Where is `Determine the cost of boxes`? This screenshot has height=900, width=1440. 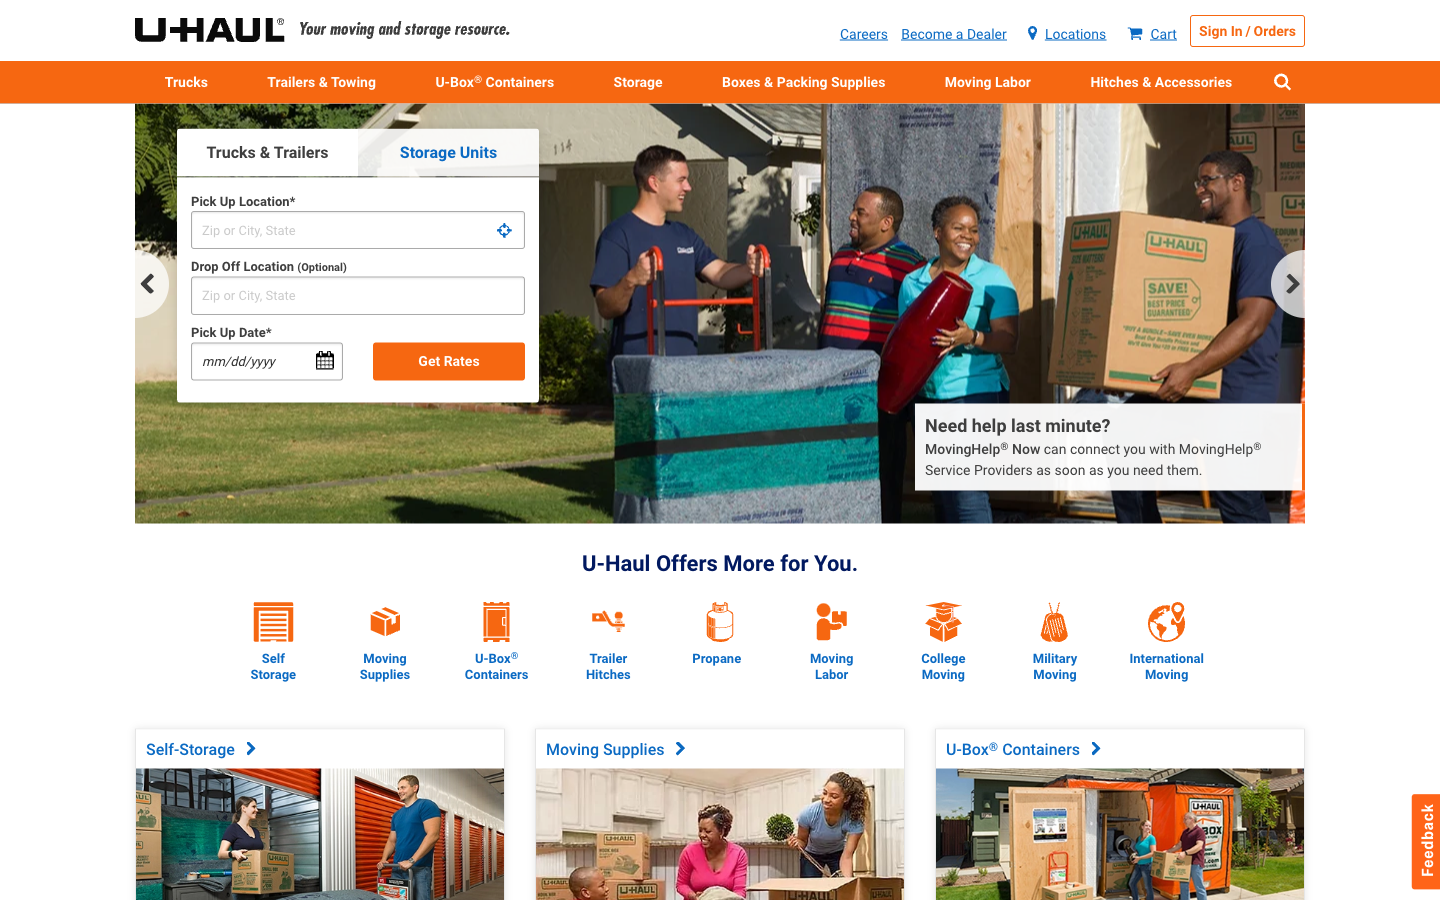
Determine the cost of boxes is located at coordinates (384, 604).